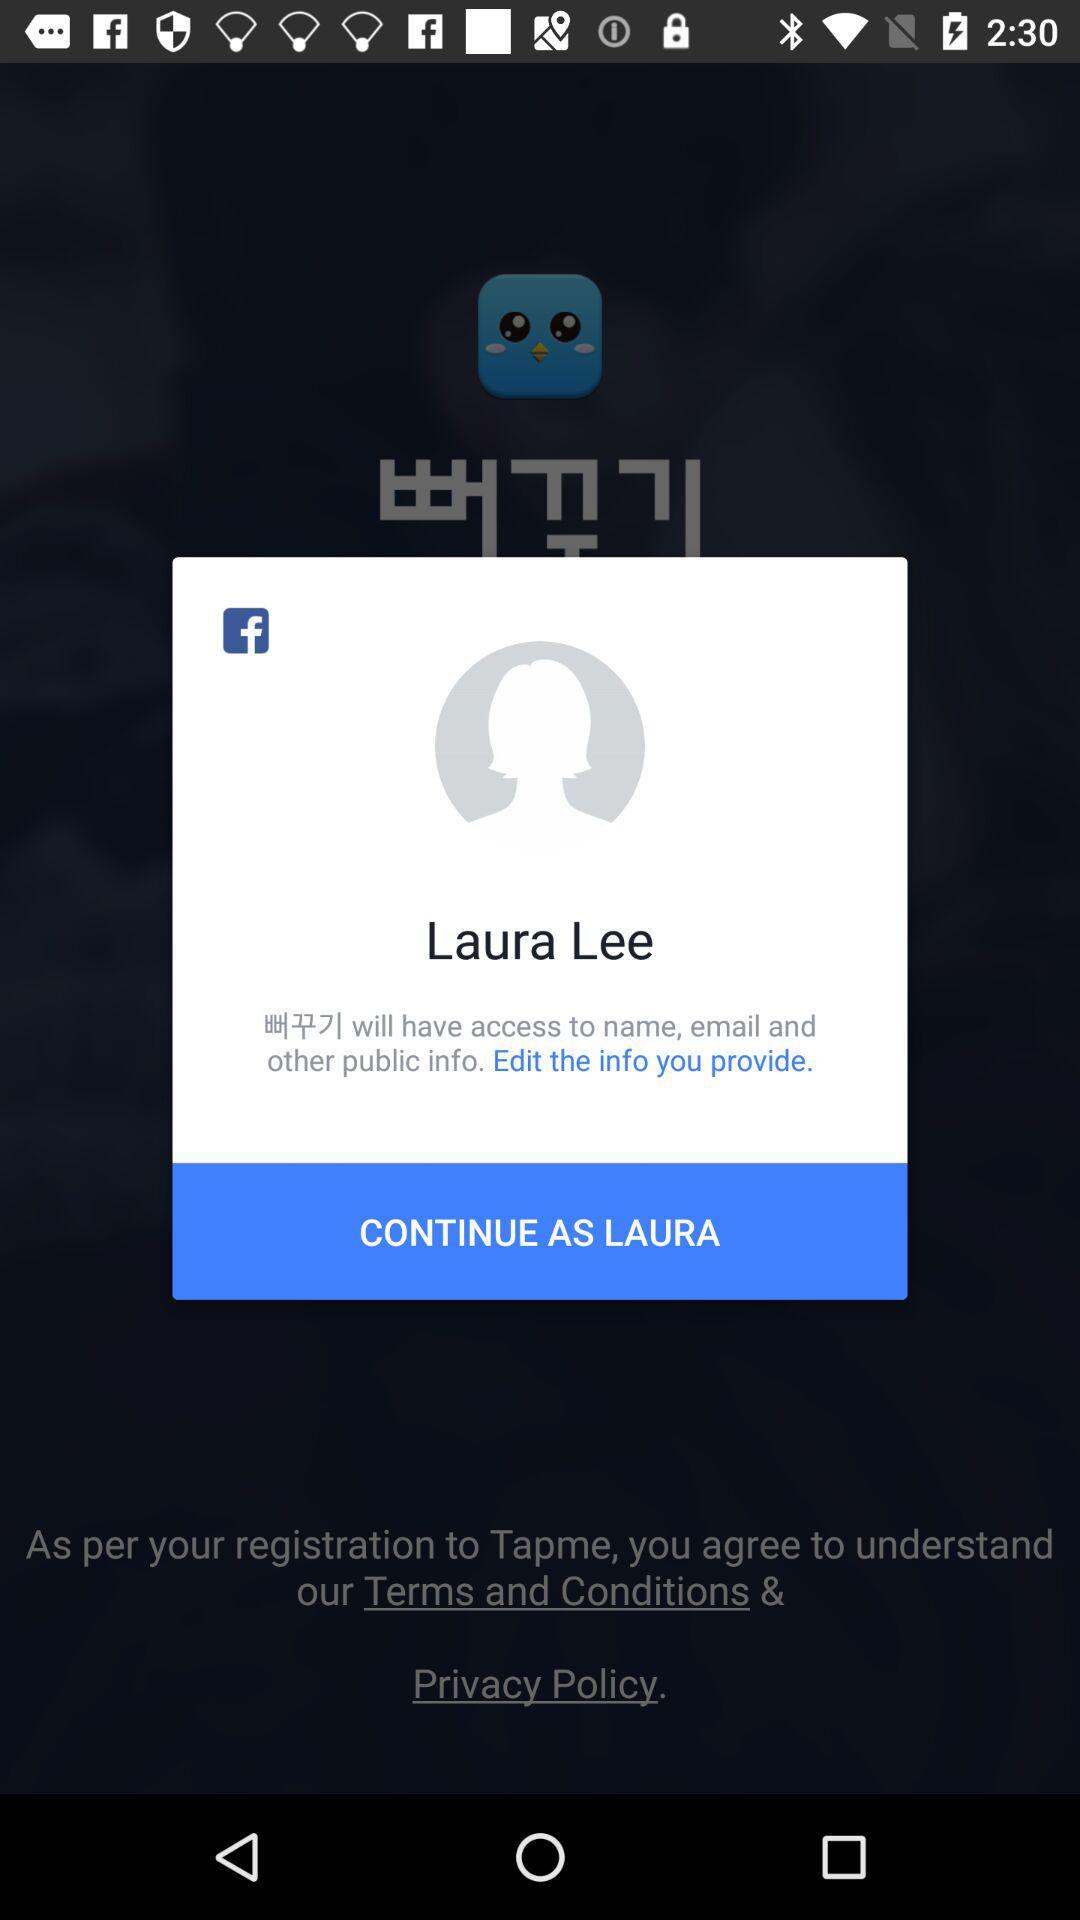 The height and width of the screenshot is (1920, 1080). Describe the element at coordinates (540, 1230) in the screenshot. I see `continue as laura item` at that location.